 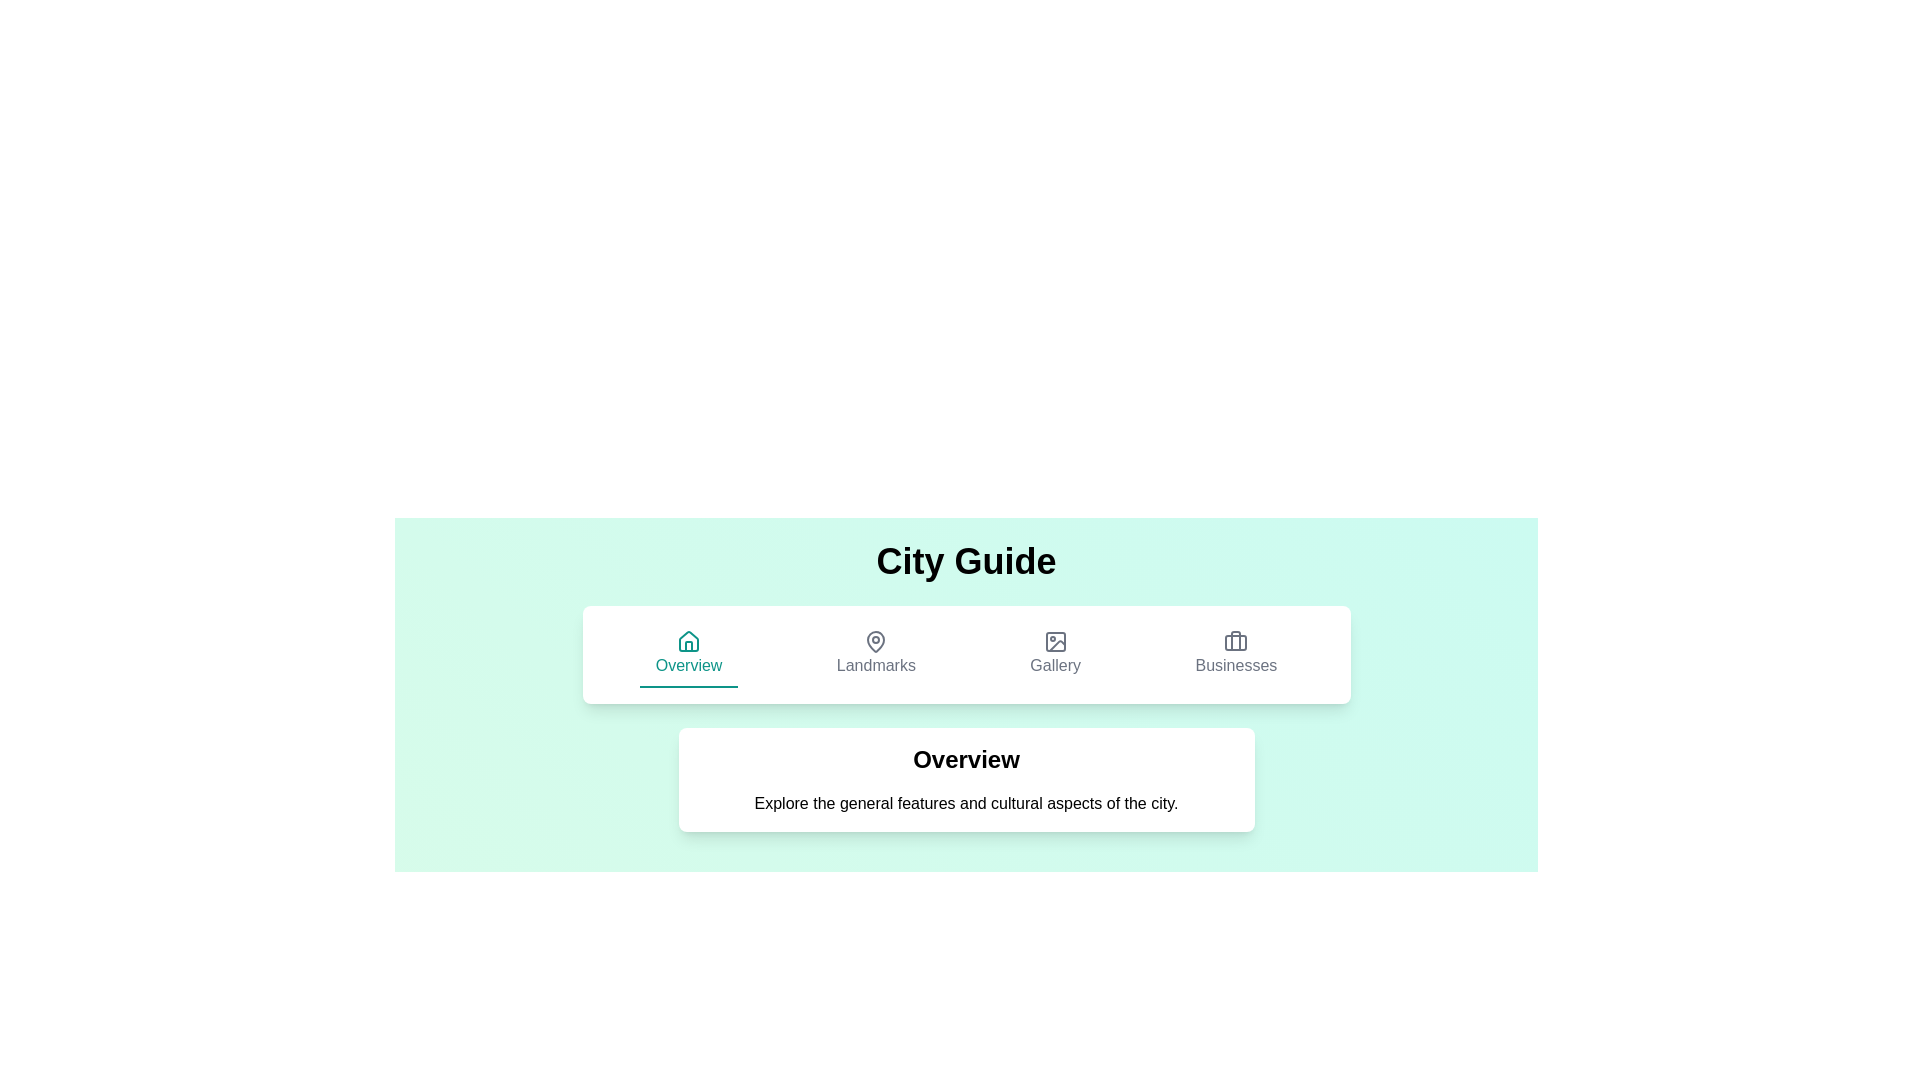 What do you see at coordinates (1056, 646) in the screenshot?
I see `the diagonal line segment within the SVG representing the 'Gallery' tab icon, which is styled with a thin stroke` at bounding box center [1056, 646].